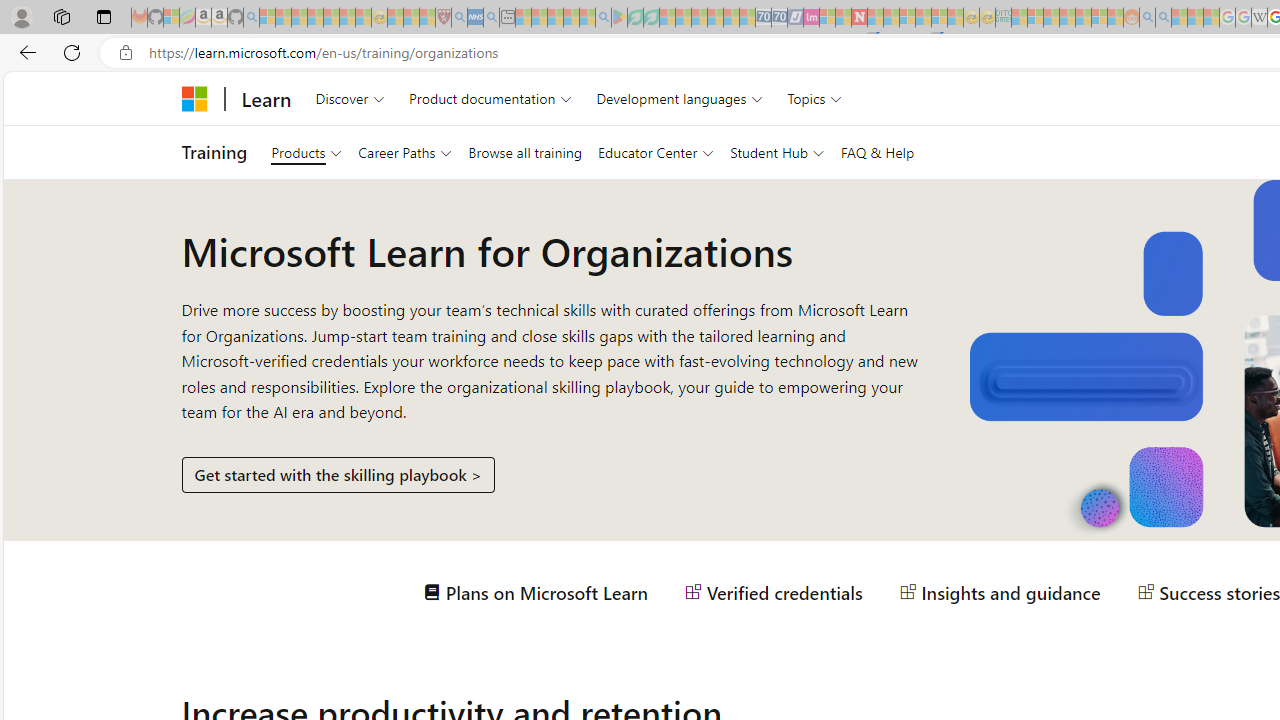  What do you see at coordinates (634, 17) in the screenshot?
I see `'Terms of Use Agreement - Sleeping'` at bounding box center [634, 17].